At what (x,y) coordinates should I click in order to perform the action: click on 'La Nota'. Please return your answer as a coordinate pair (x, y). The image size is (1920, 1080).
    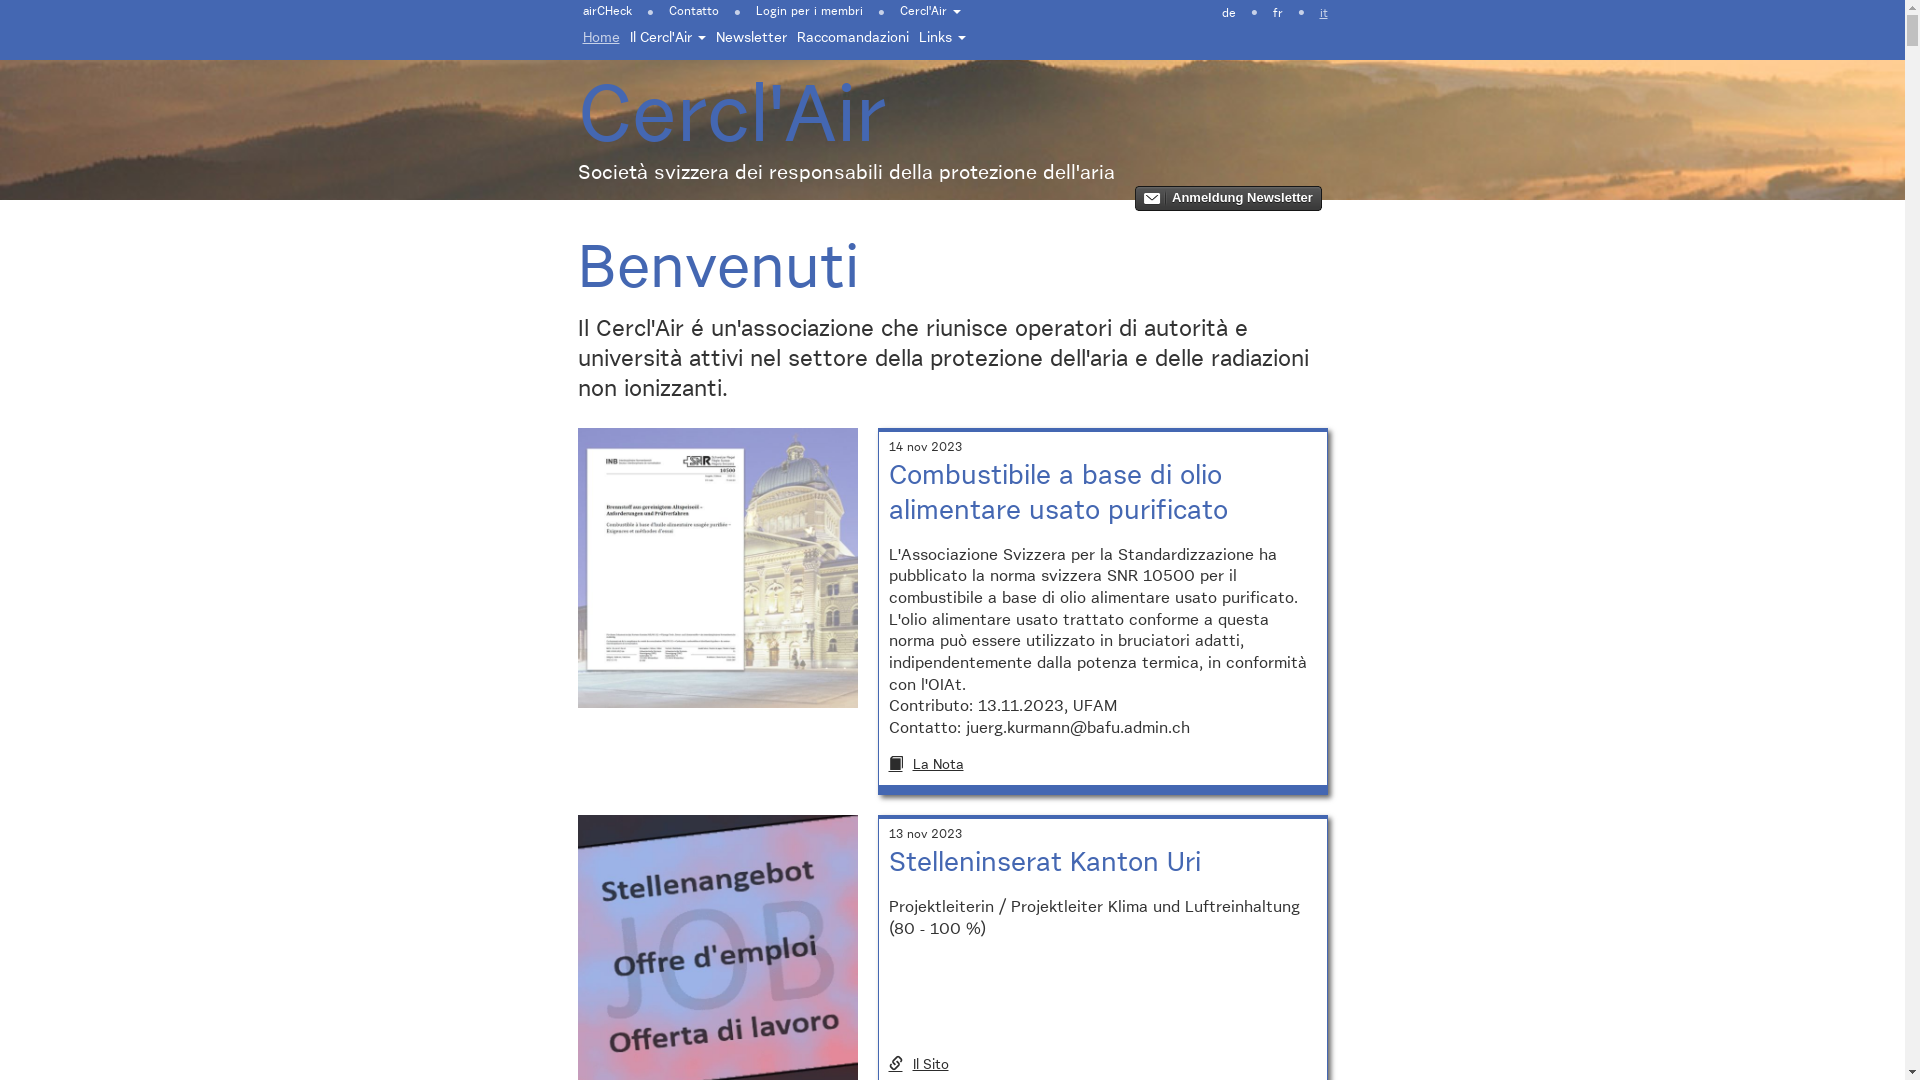
    Looking at the image, I should click on (1101, 764).